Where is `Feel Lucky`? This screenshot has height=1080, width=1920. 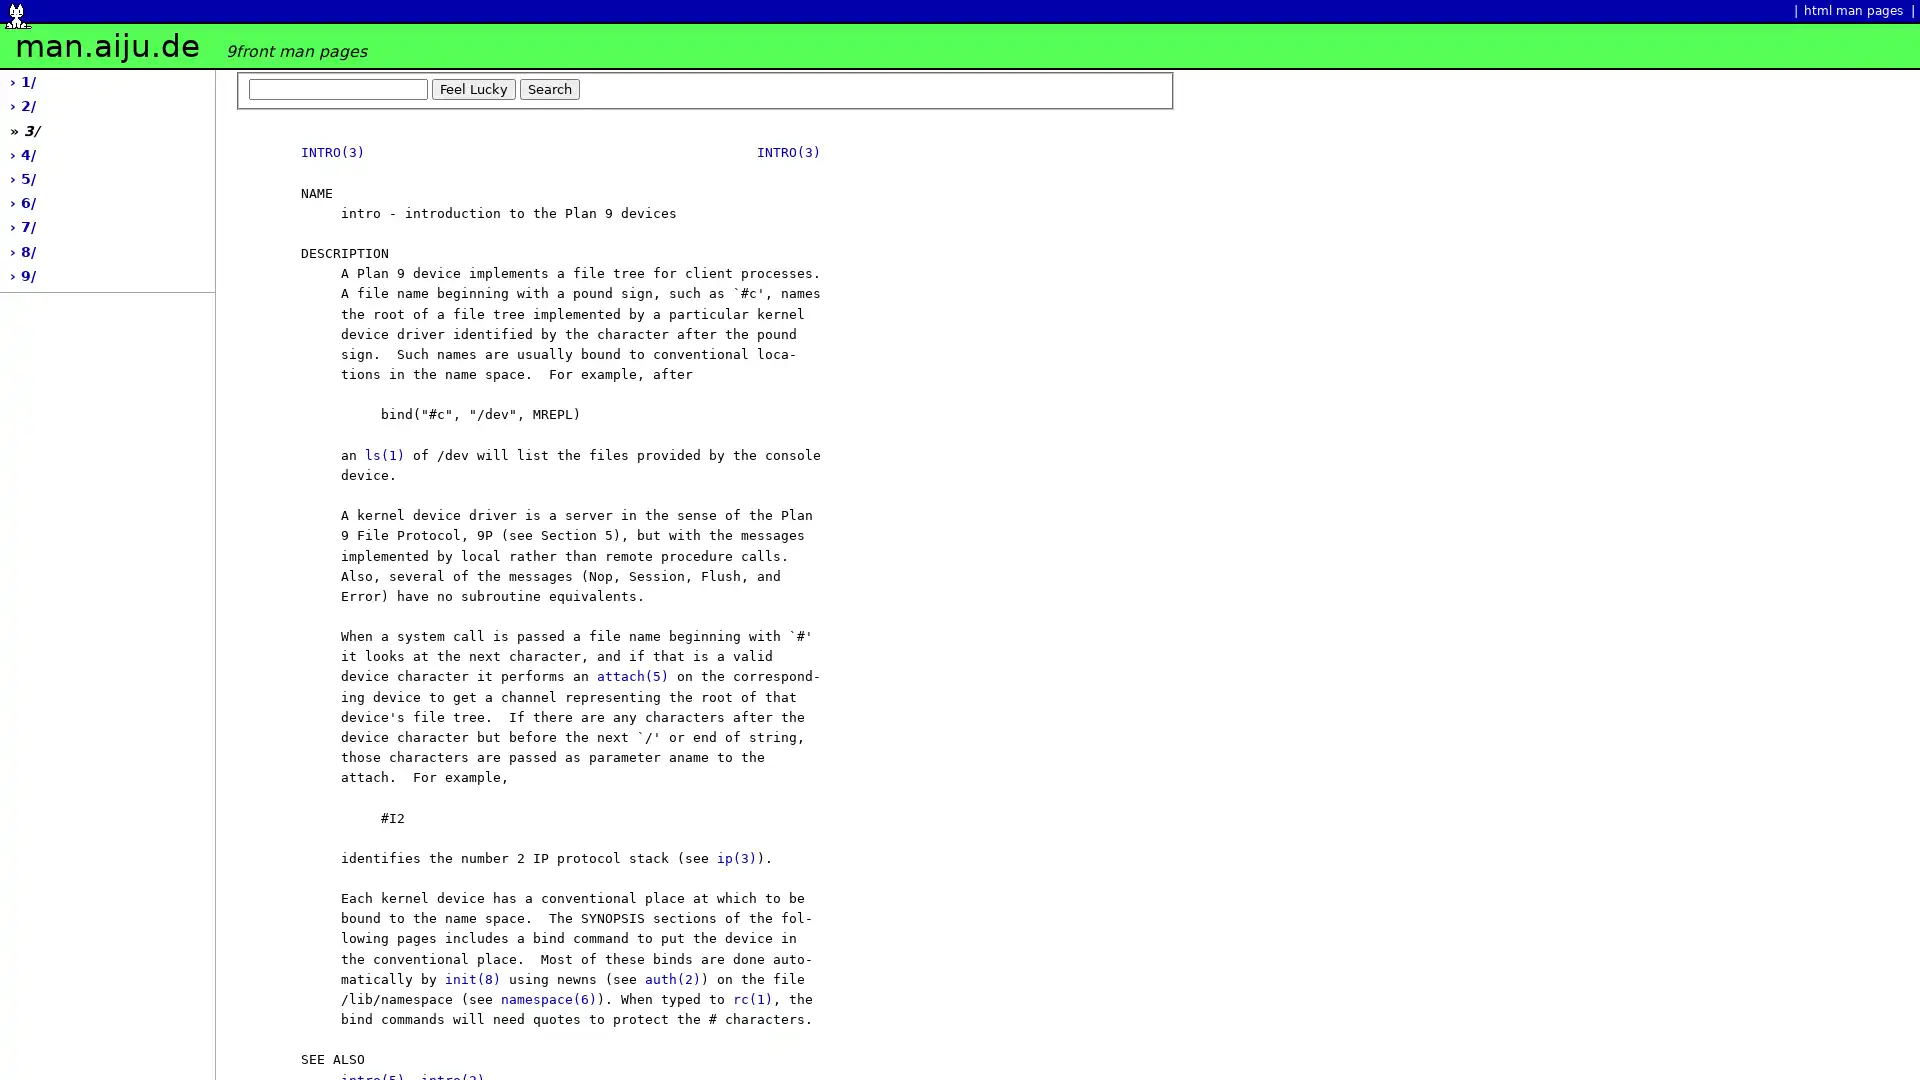 Feel Lucky is located at coordinates (473, 87).